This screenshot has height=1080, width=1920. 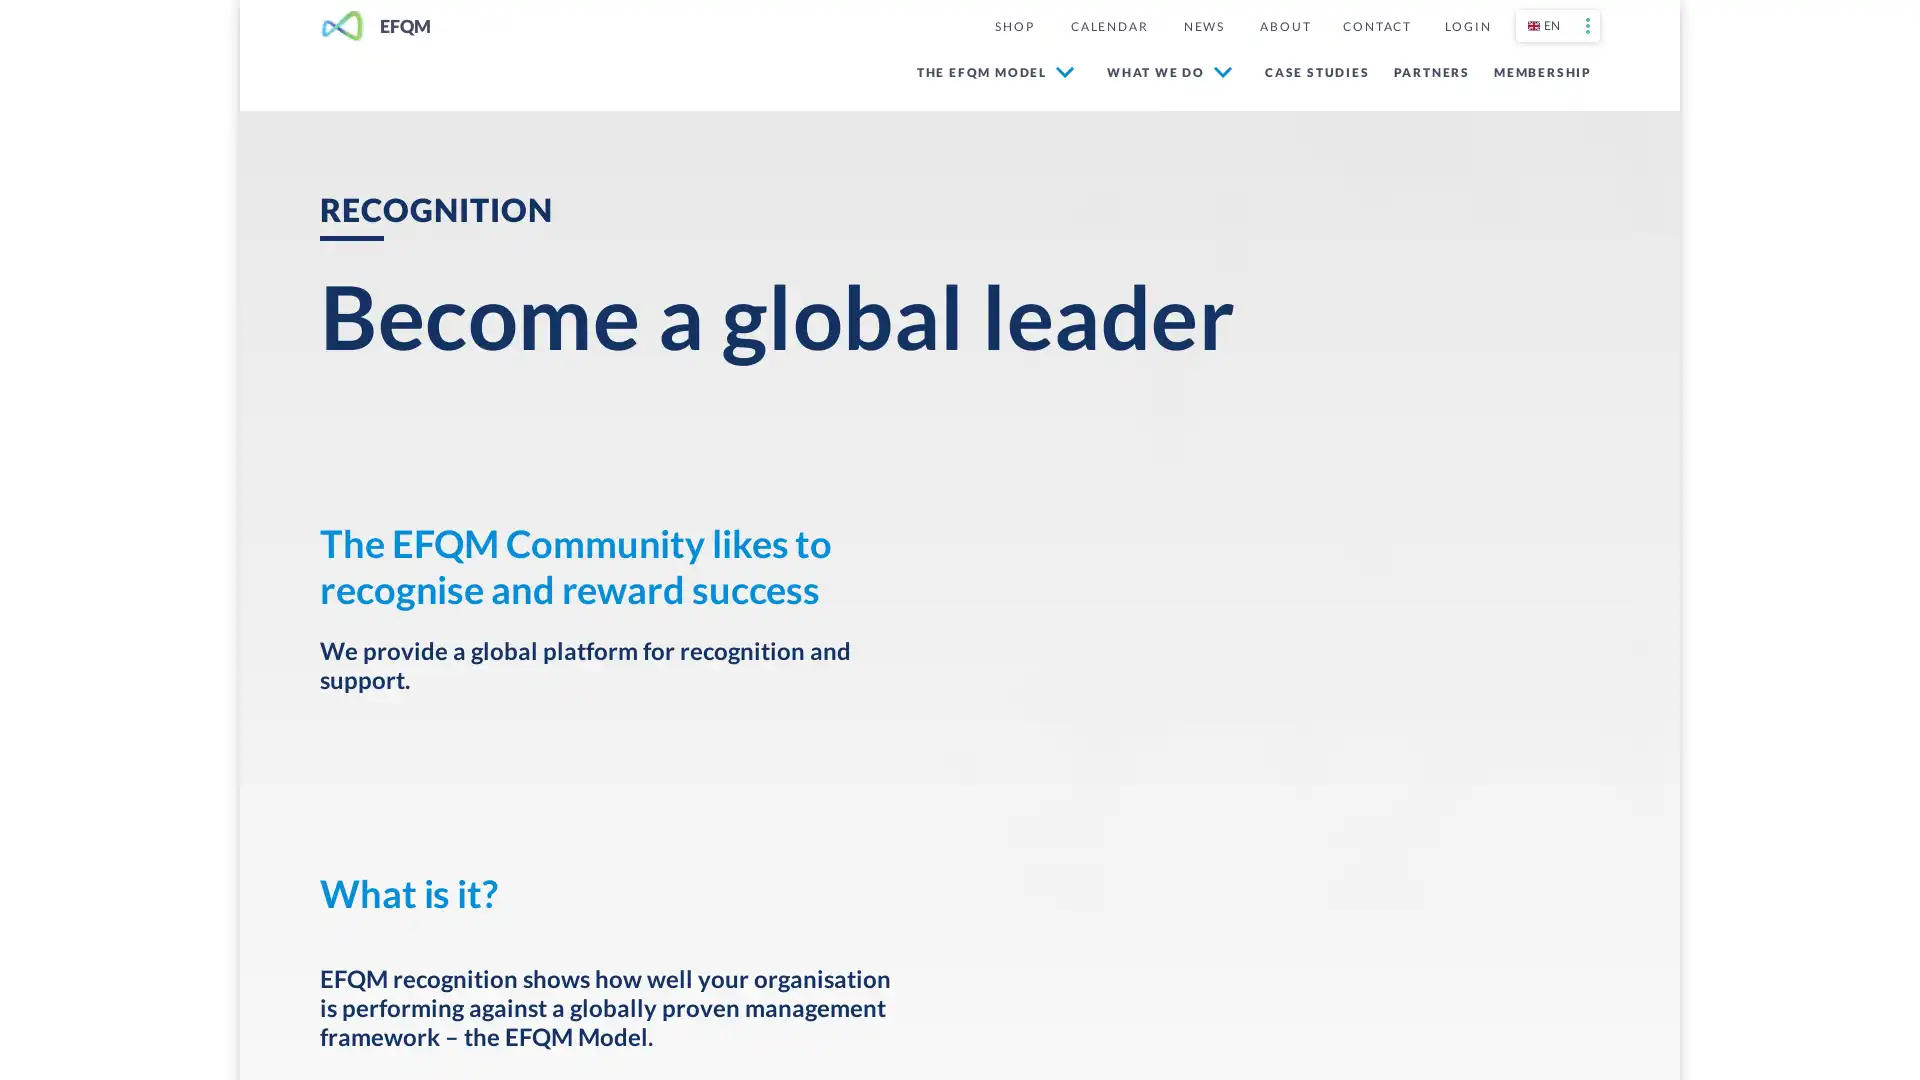 What do you see at coordinates (1013, 26) in the screenshot?
I see `SHOP` at bounding box center [1013, 26].